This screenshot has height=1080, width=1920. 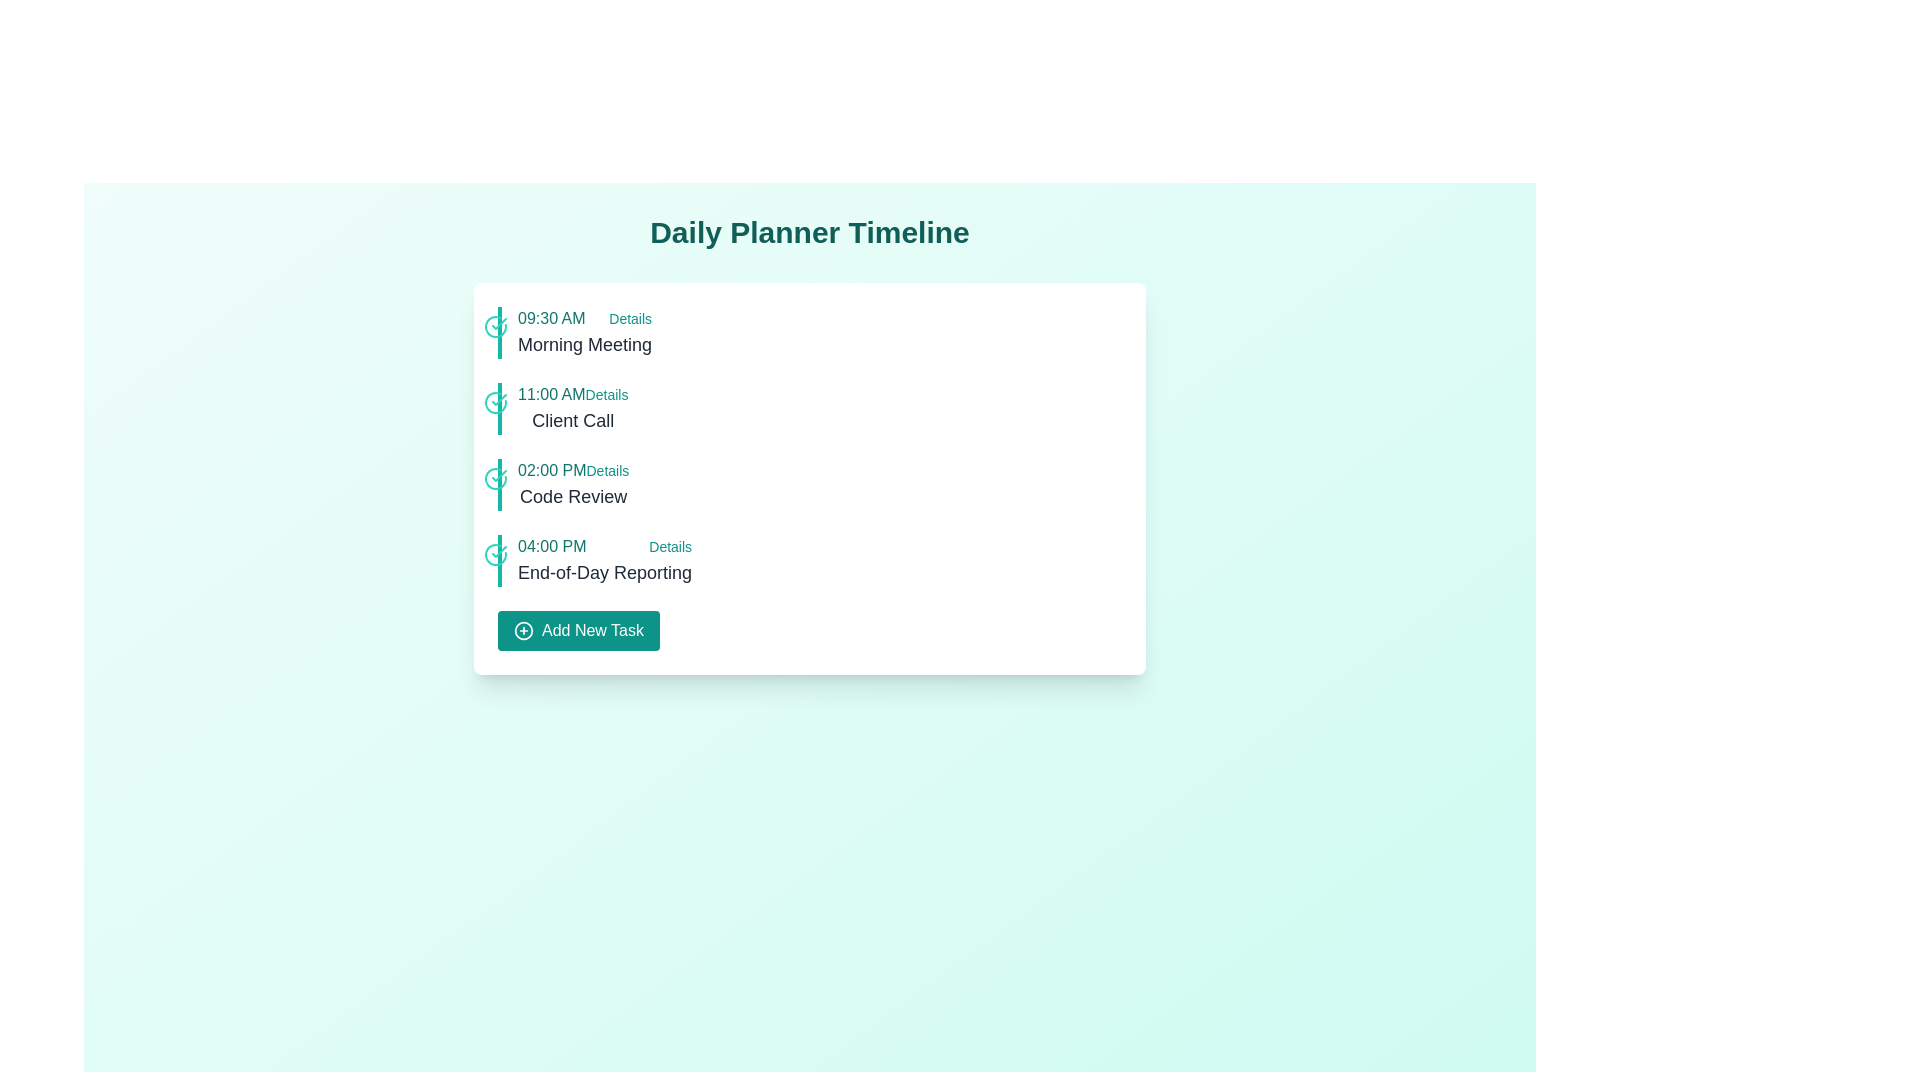 I want to click on the 'Add New Task' button, so click(x=578, y=631).